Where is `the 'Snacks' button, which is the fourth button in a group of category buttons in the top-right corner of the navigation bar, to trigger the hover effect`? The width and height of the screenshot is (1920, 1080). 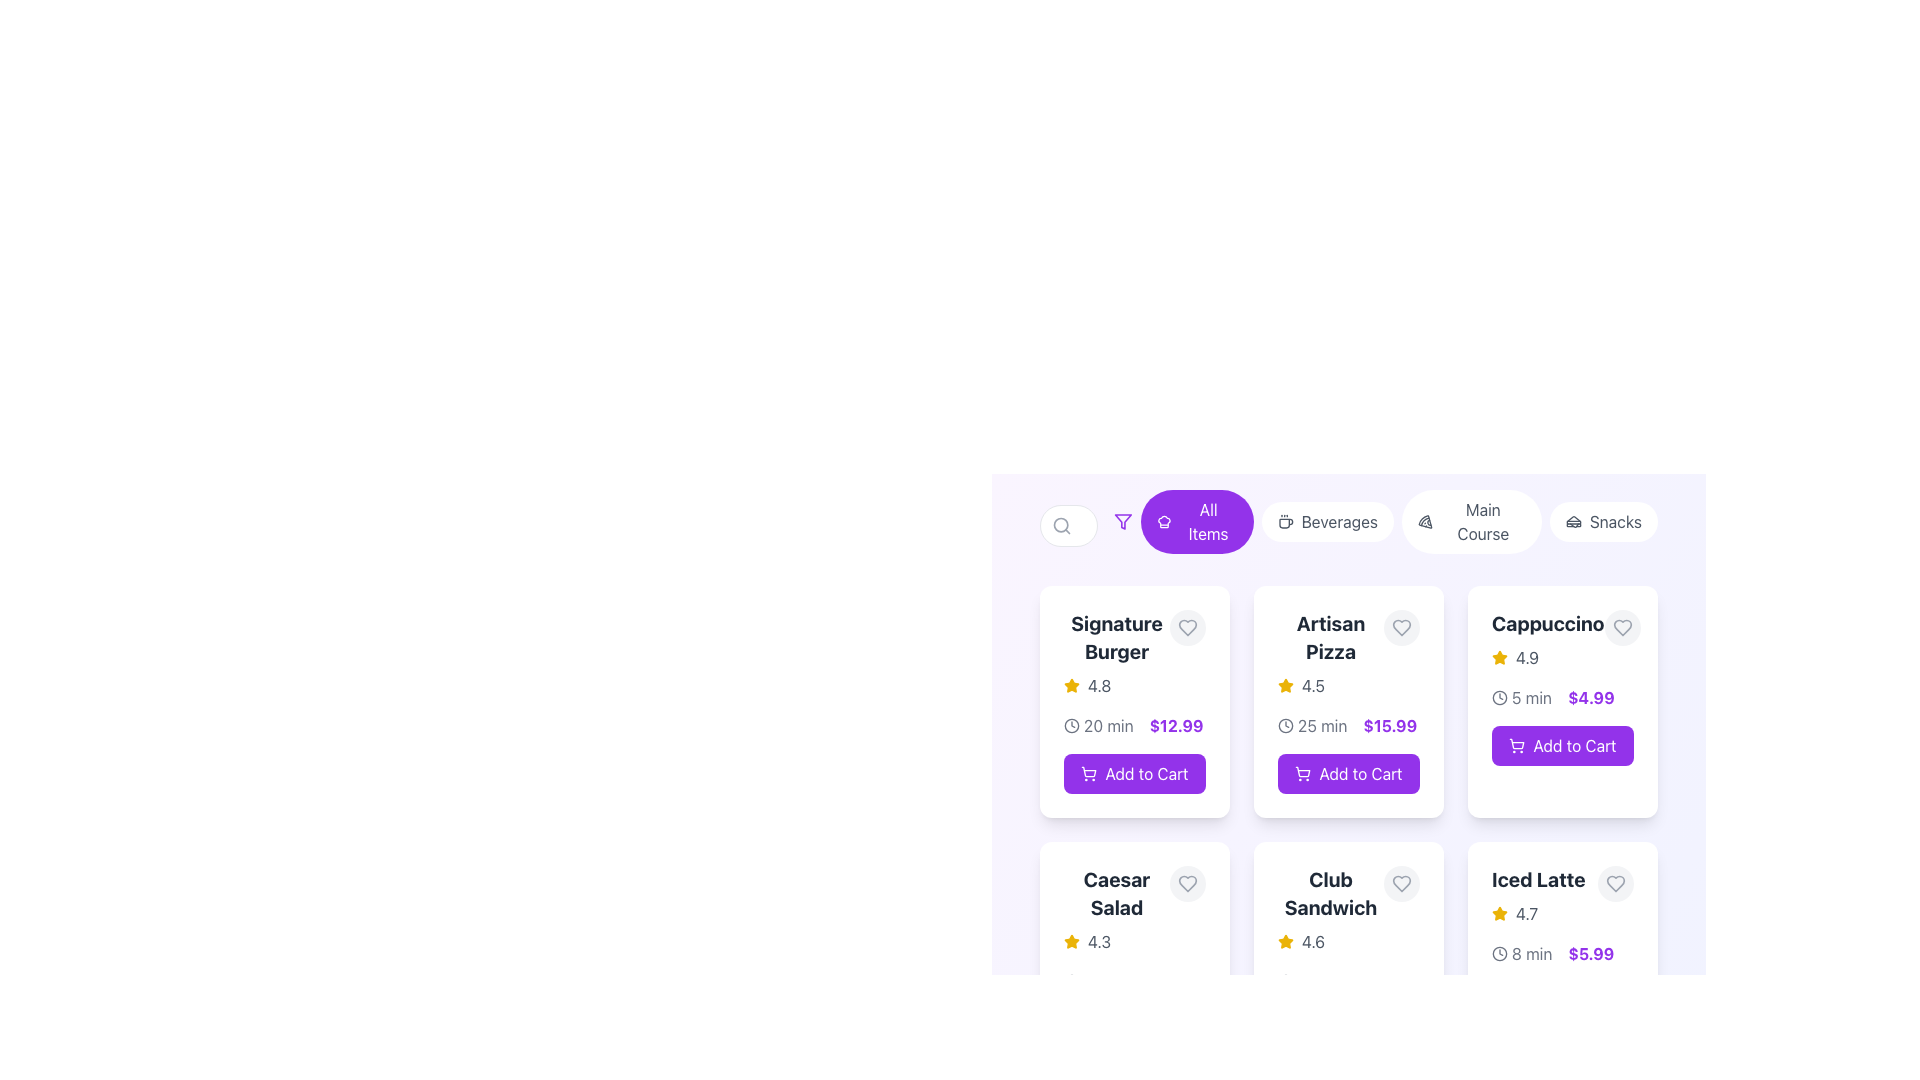
the 'Snacks' button, which is the fourth button in a group of category buttons in the top-right corner of the navigation bar, to trigger the hover effect is located at coordinates (1603, 520).